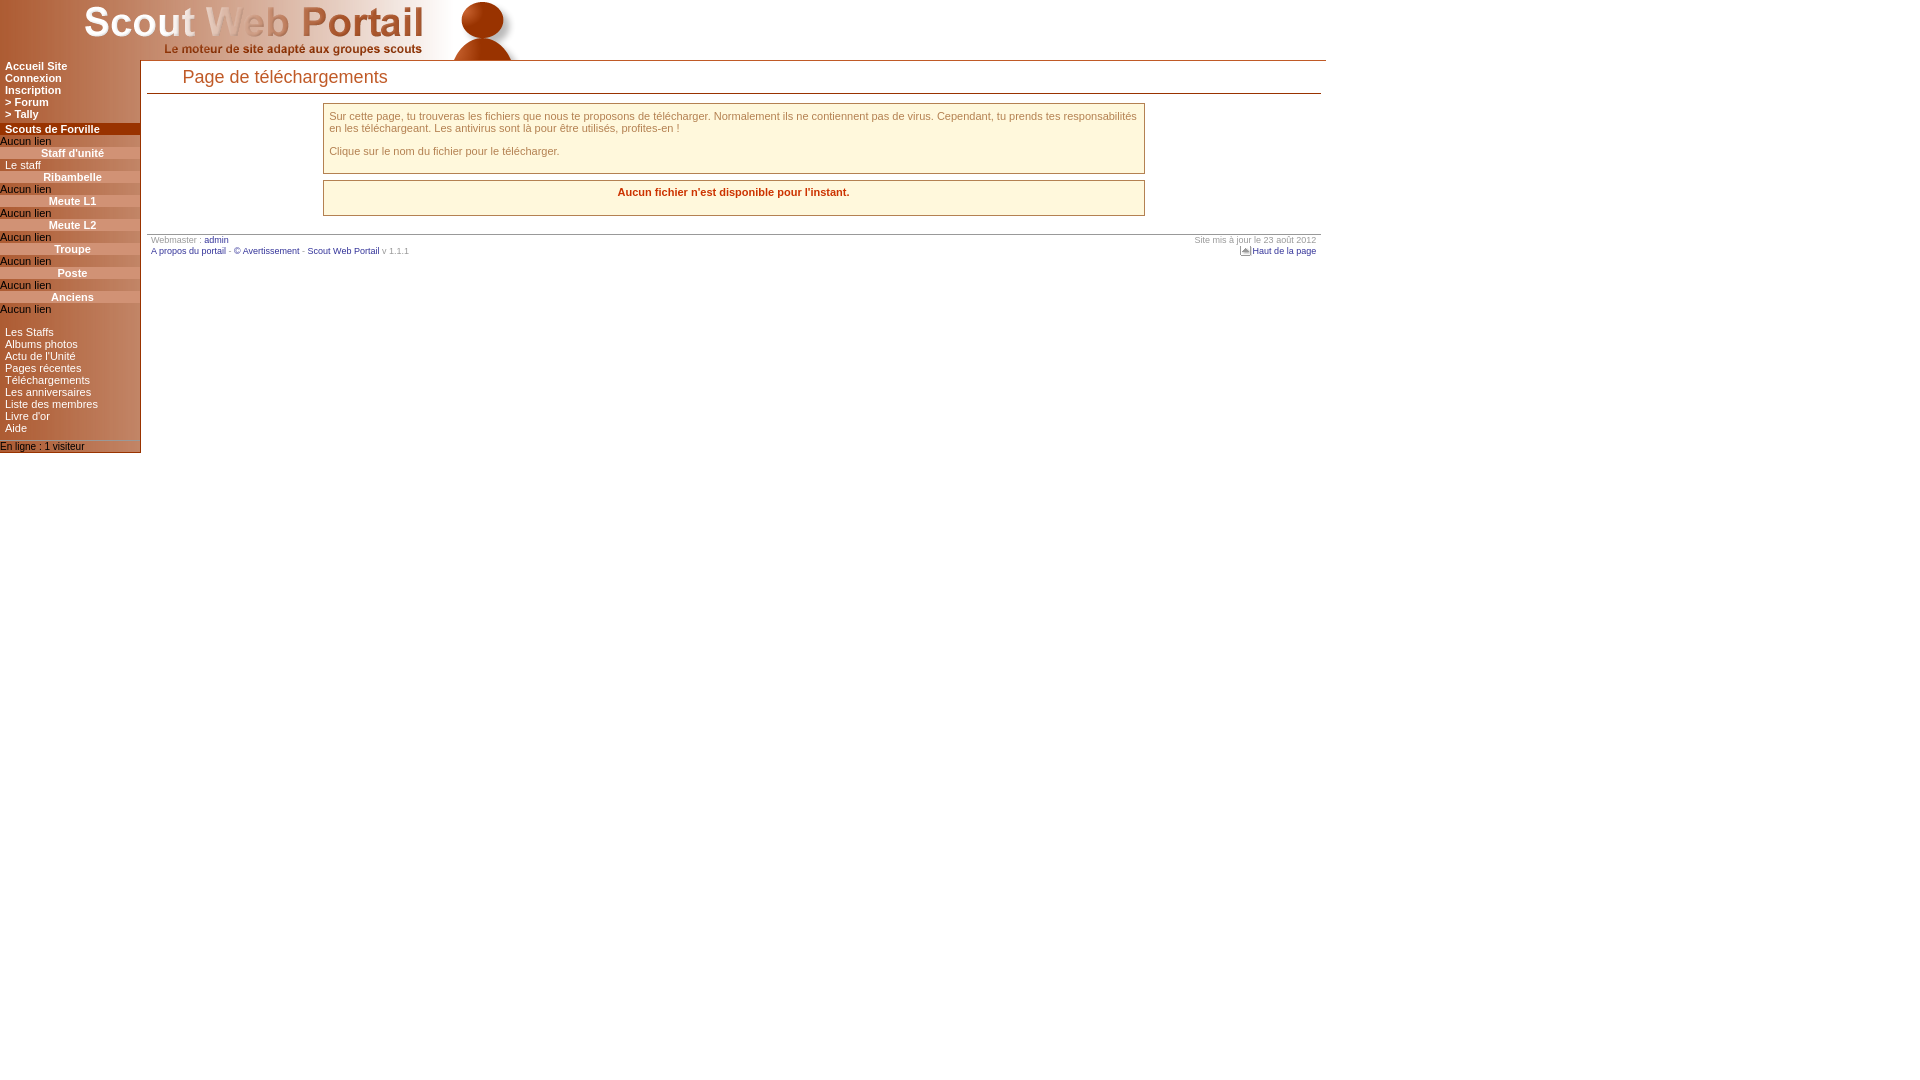  I want to click on 'admin', so click(203, 238).